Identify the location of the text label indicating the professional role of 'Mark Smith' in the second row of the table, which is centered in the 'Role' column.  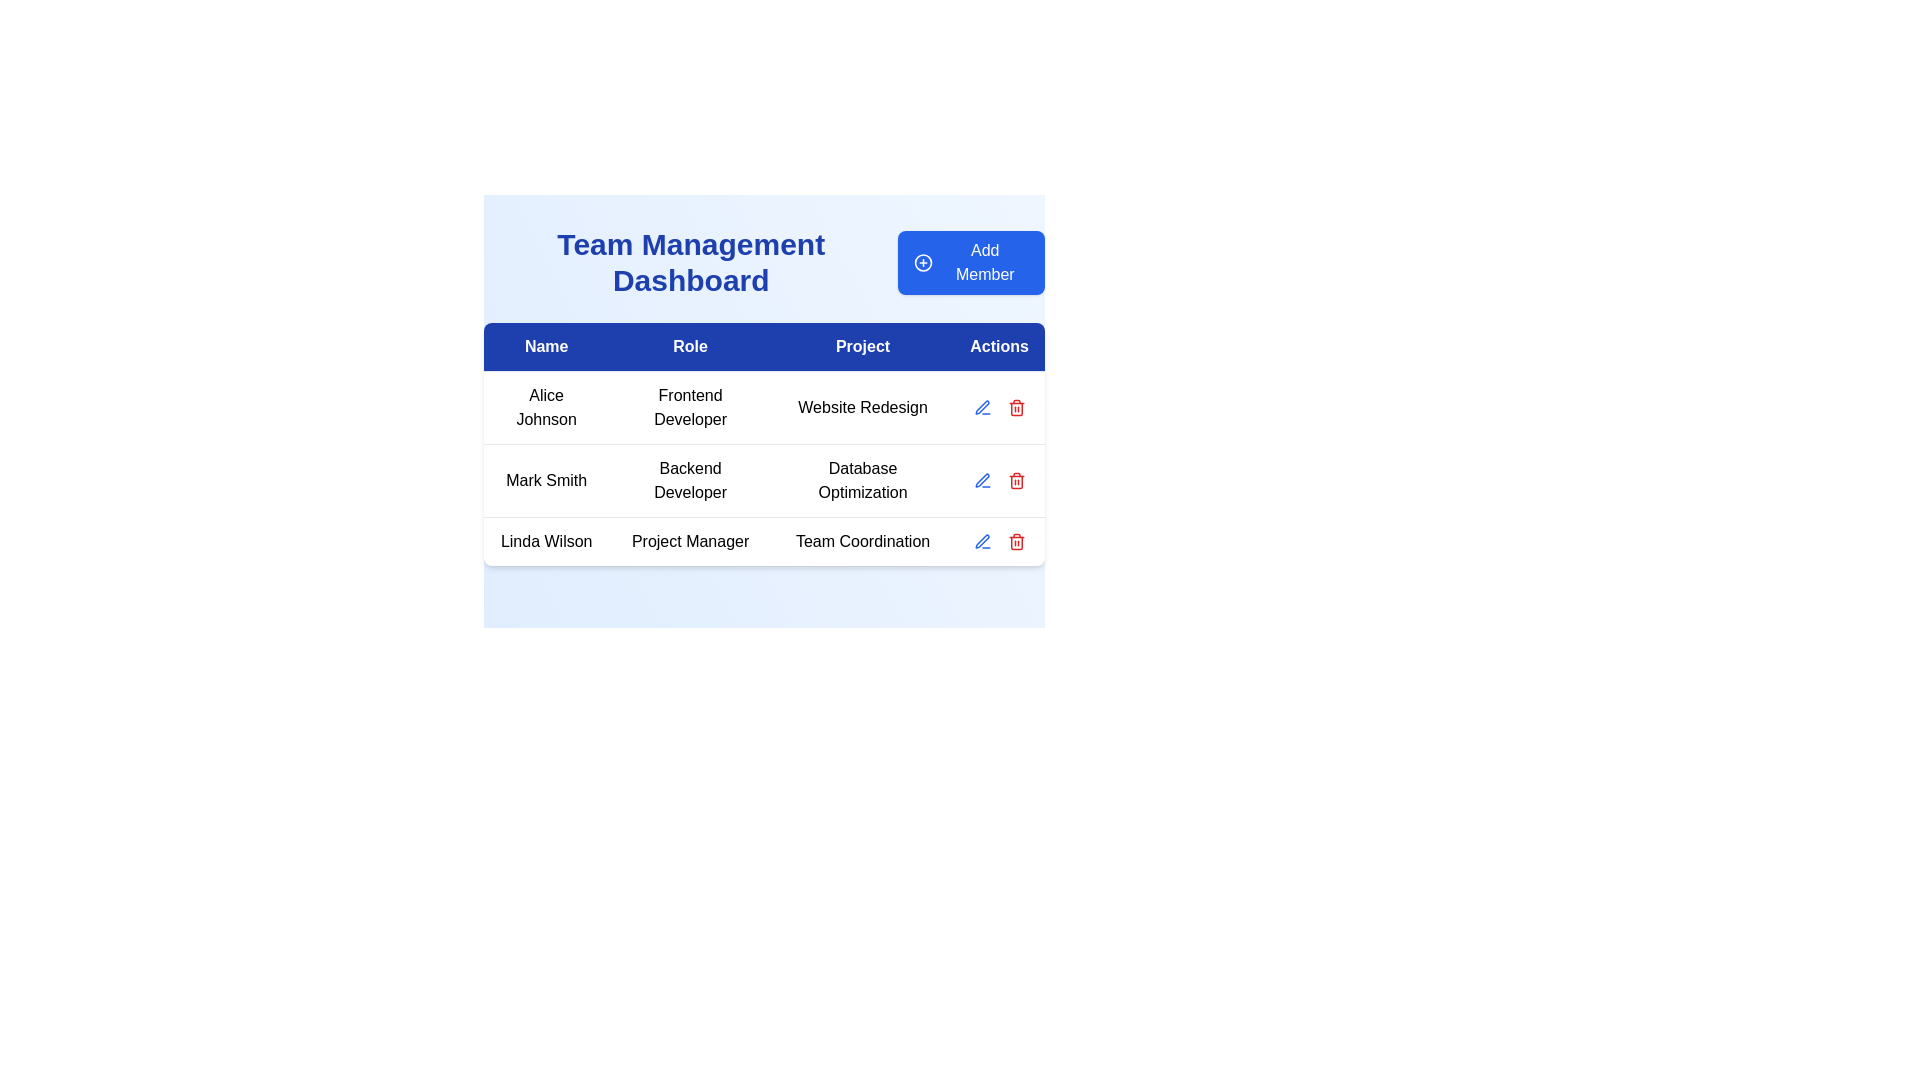
(690, 481).